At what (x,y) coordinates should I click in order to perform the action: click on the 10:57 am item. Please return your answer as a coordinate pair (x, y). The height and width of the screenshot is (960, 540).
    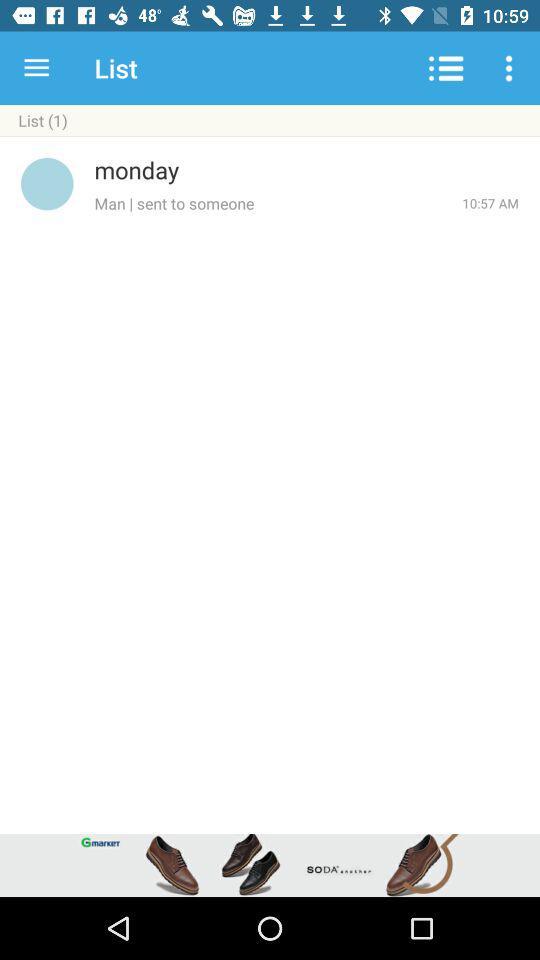
    Looking at the image, I should click on (489, 203).